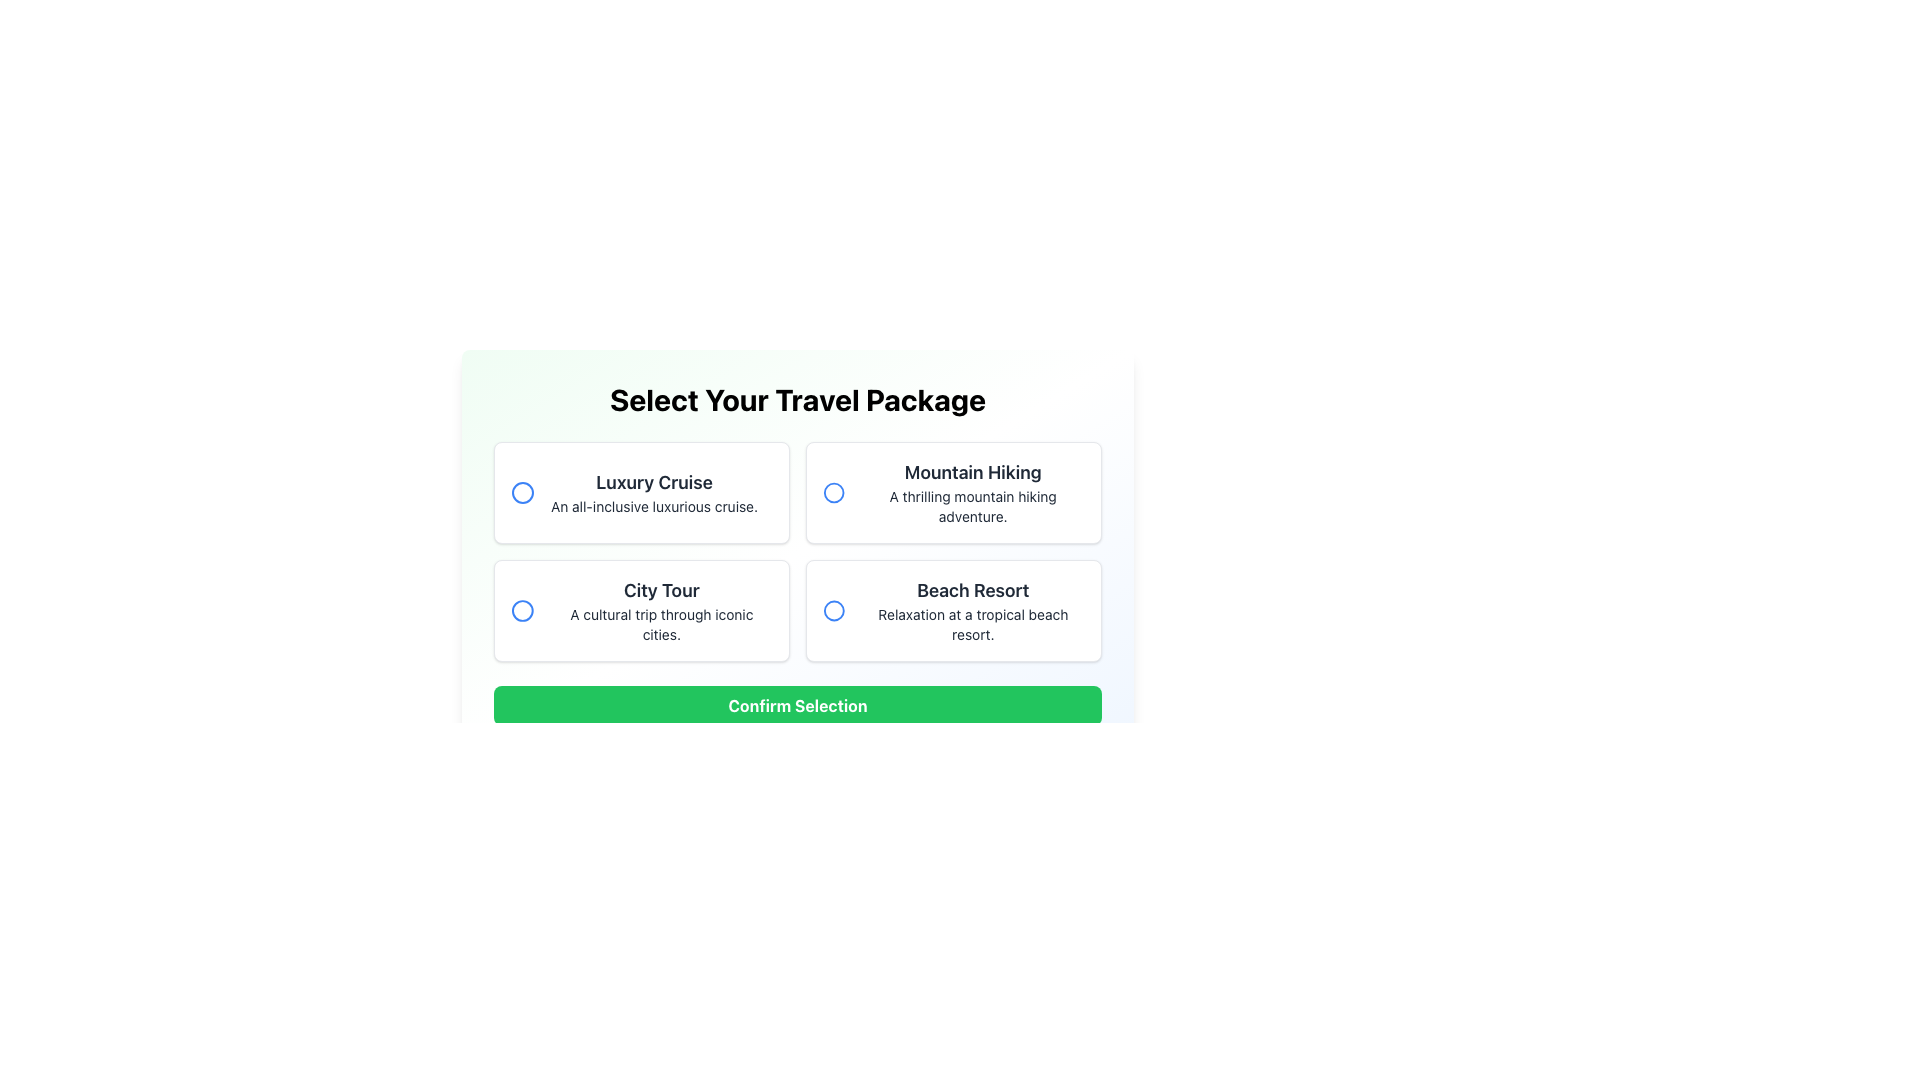 Image resolution: width=1920 pixels, height=1080 pixels. Describe the element at coordinates (523, 493) in the screenshot. I see `the current state of the Radio Button Indicator located in the 'Luxury Cruise' option card, which is a circular element with a blue outline and white fill` at that location.